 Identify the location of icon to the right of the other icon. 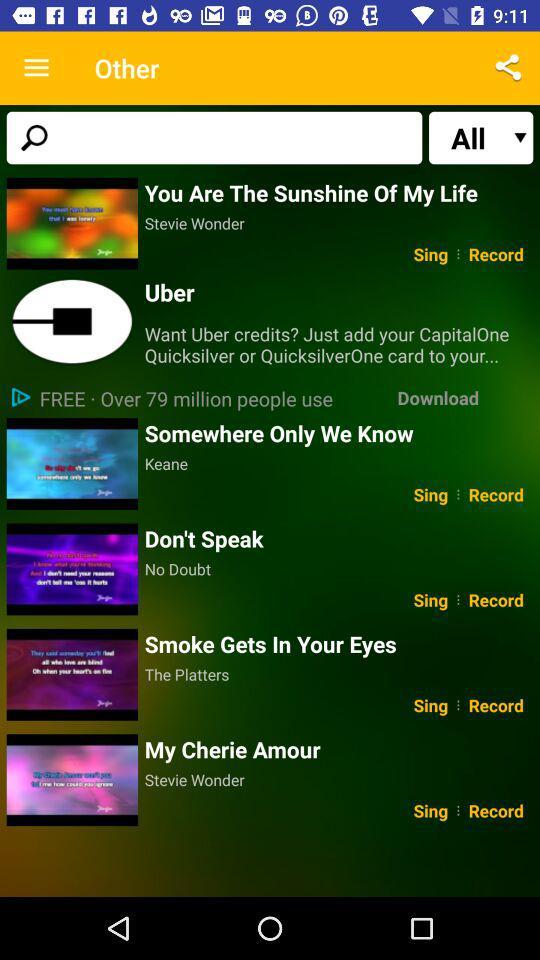
(508, 68).